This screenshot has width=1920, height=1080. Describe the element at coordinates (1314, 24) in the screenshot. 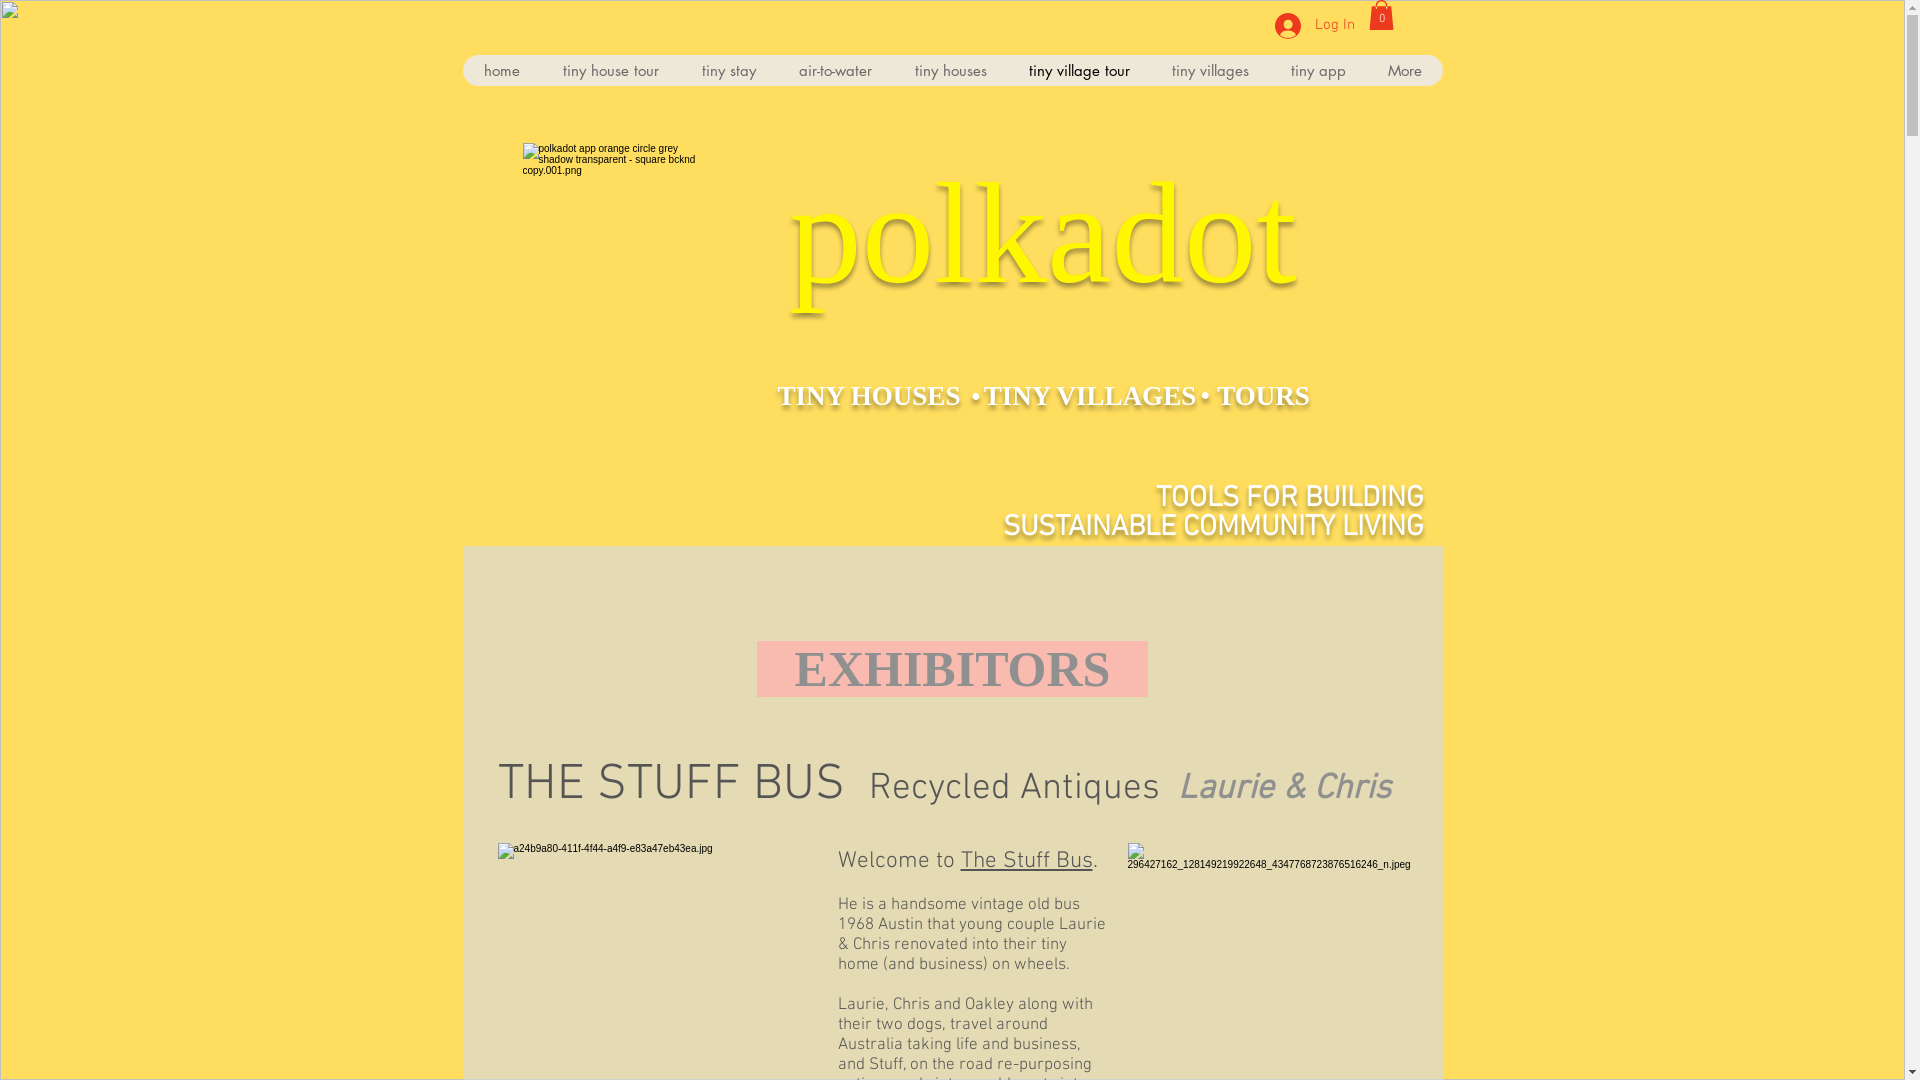

I see `'Log In'` at that location.